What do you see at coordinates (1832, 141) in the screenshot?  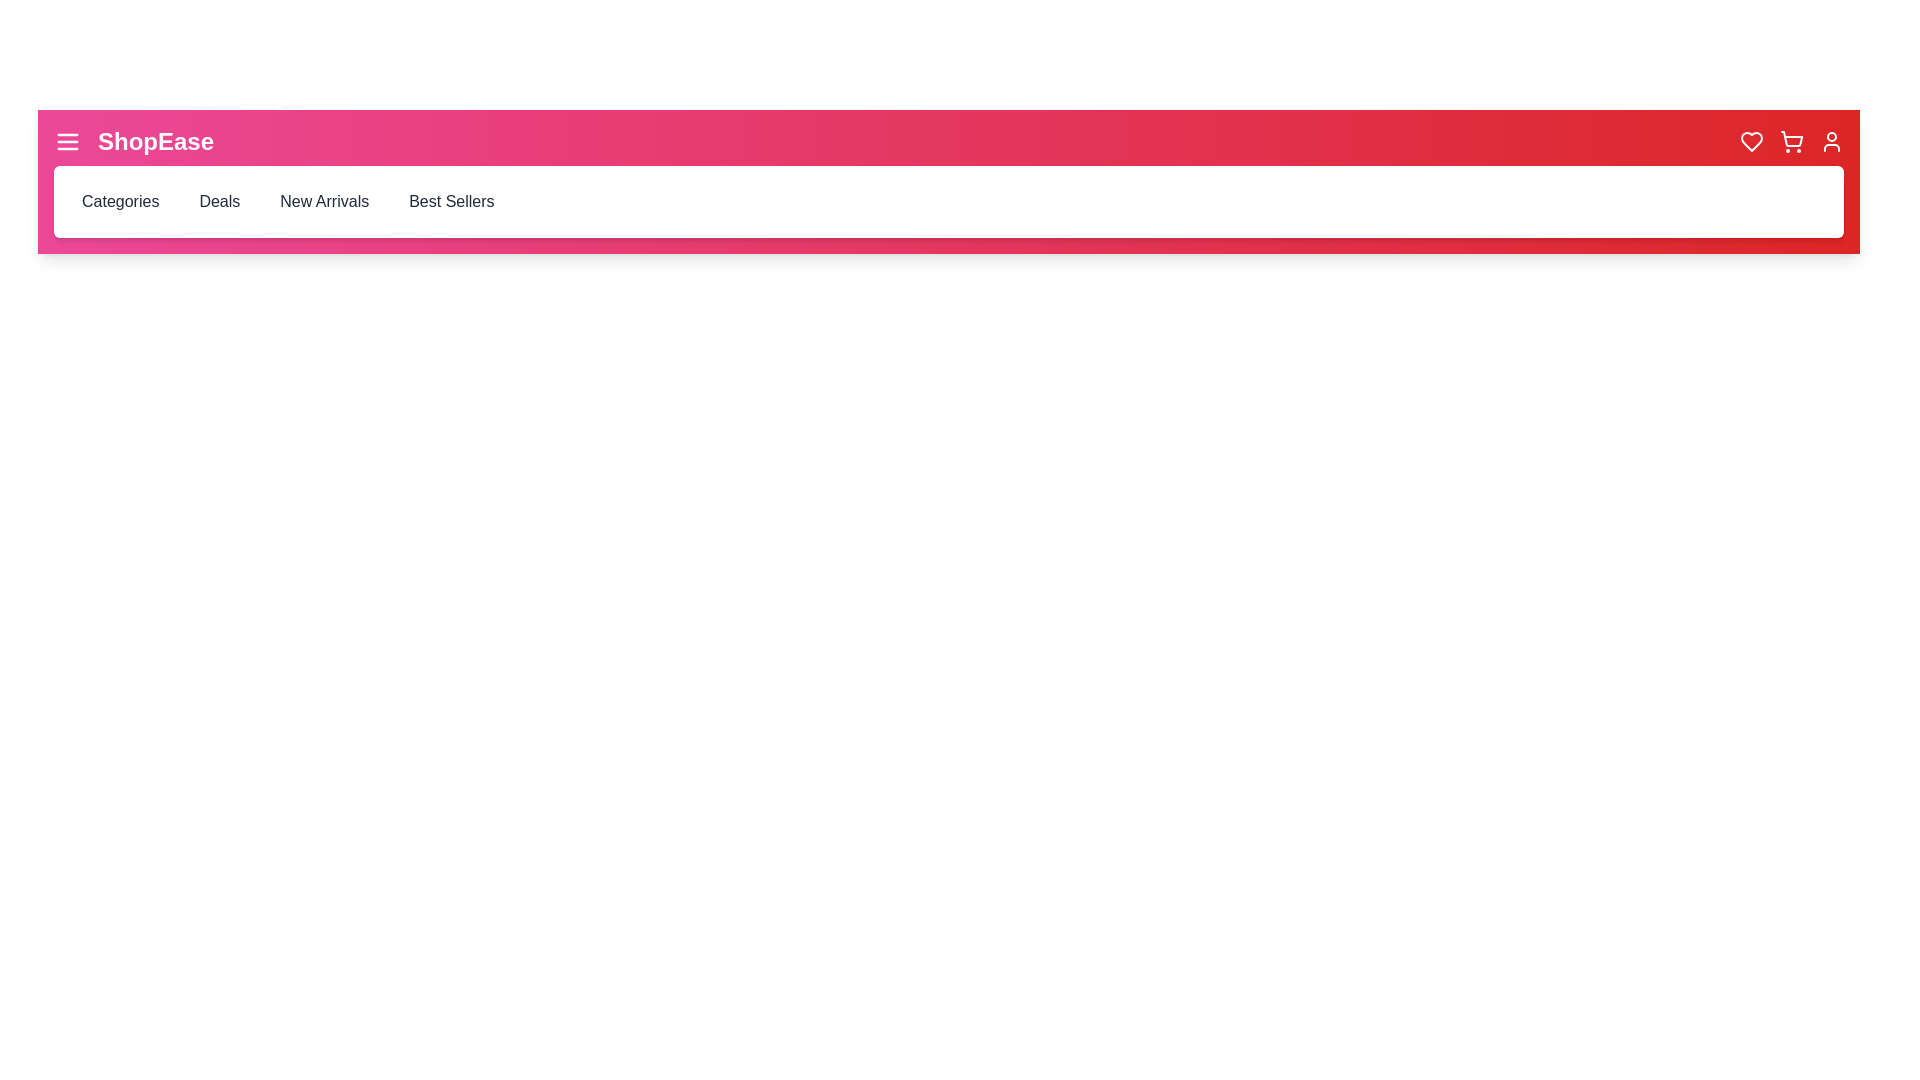 I see `the 'User Profile' icon in the app bar` at bounding box center [1832, 141].